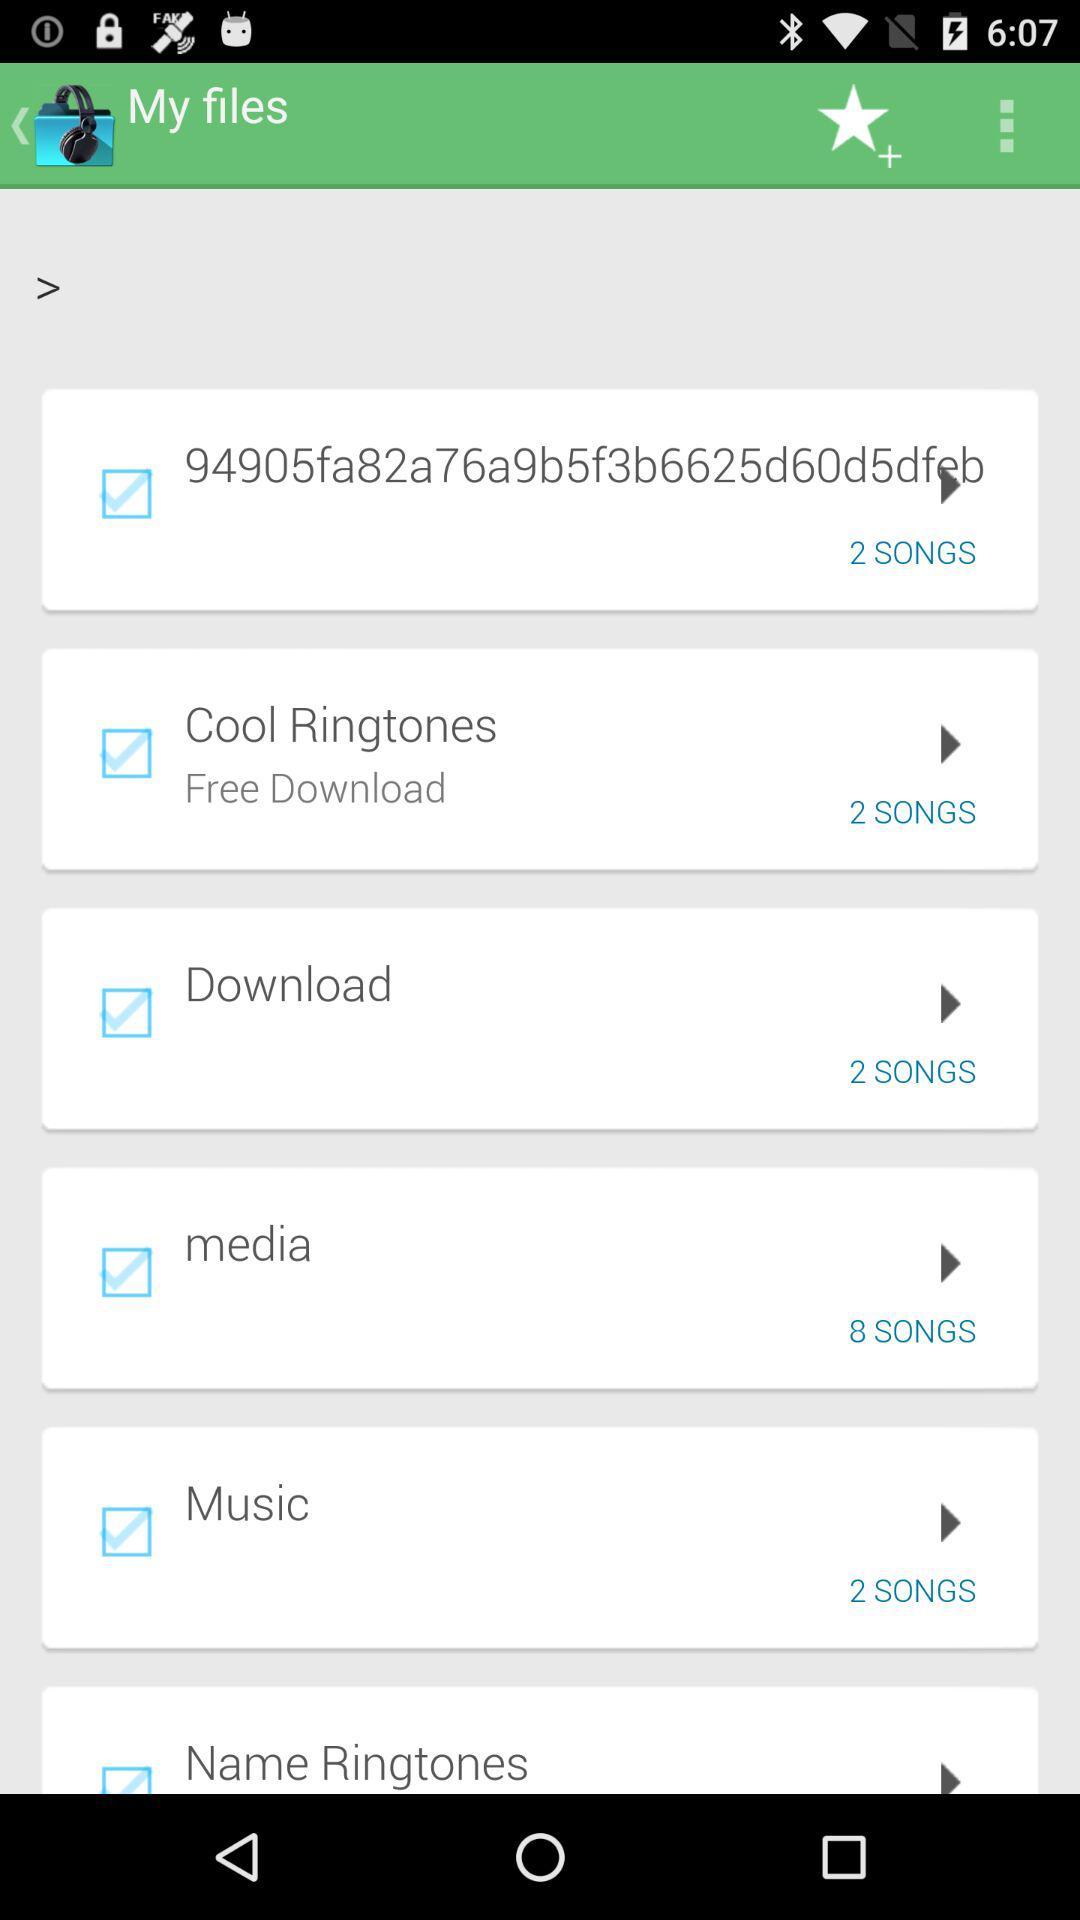  Describe the element at coordinates (858, 124) in the screenshot. I see `icon to the right of my files app` at that location.